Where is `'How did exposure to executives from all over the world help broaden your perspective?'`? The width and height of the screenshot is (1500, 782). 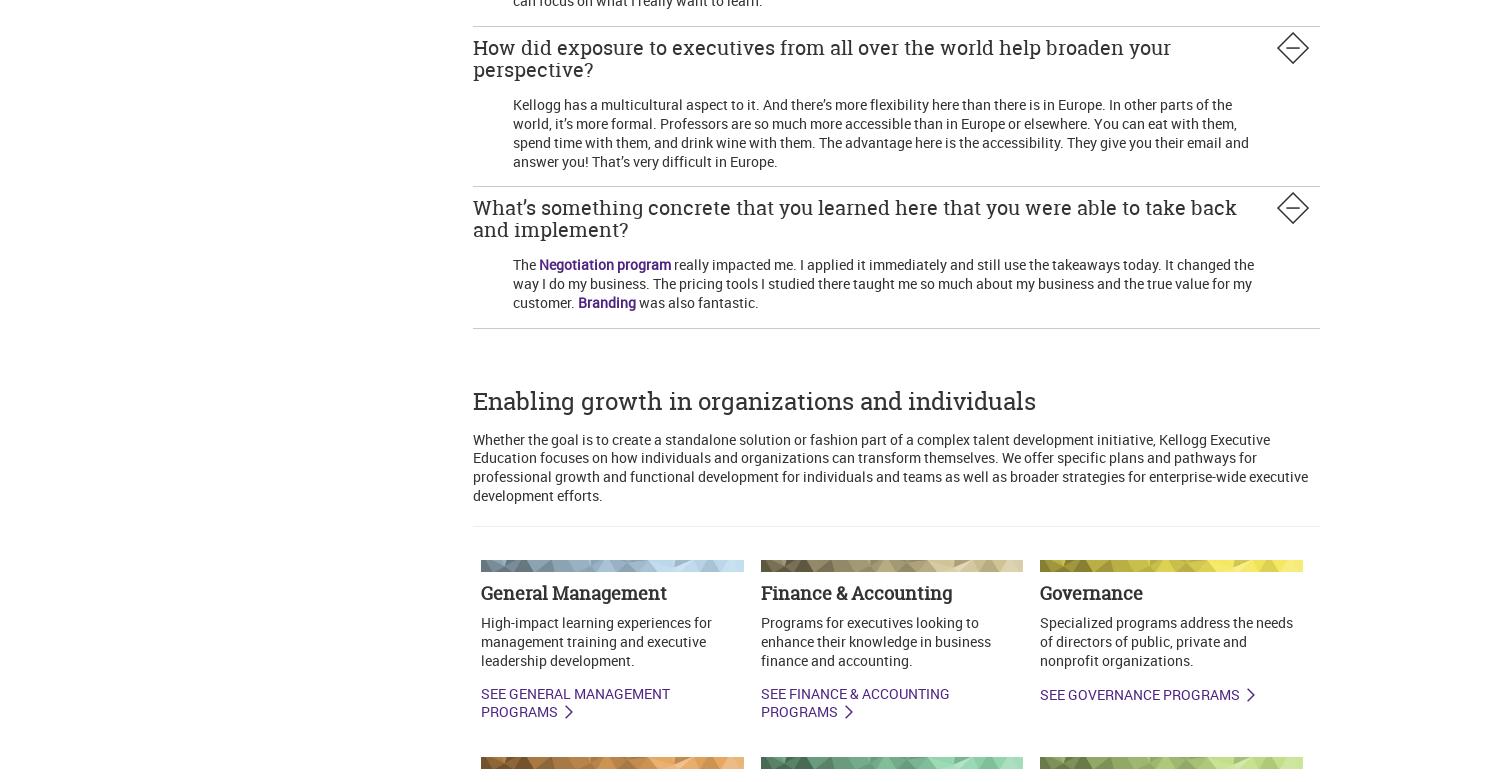
'How did exposure to executives from all over the world help broaden your perspective?' is located at coordinates (819, 57).